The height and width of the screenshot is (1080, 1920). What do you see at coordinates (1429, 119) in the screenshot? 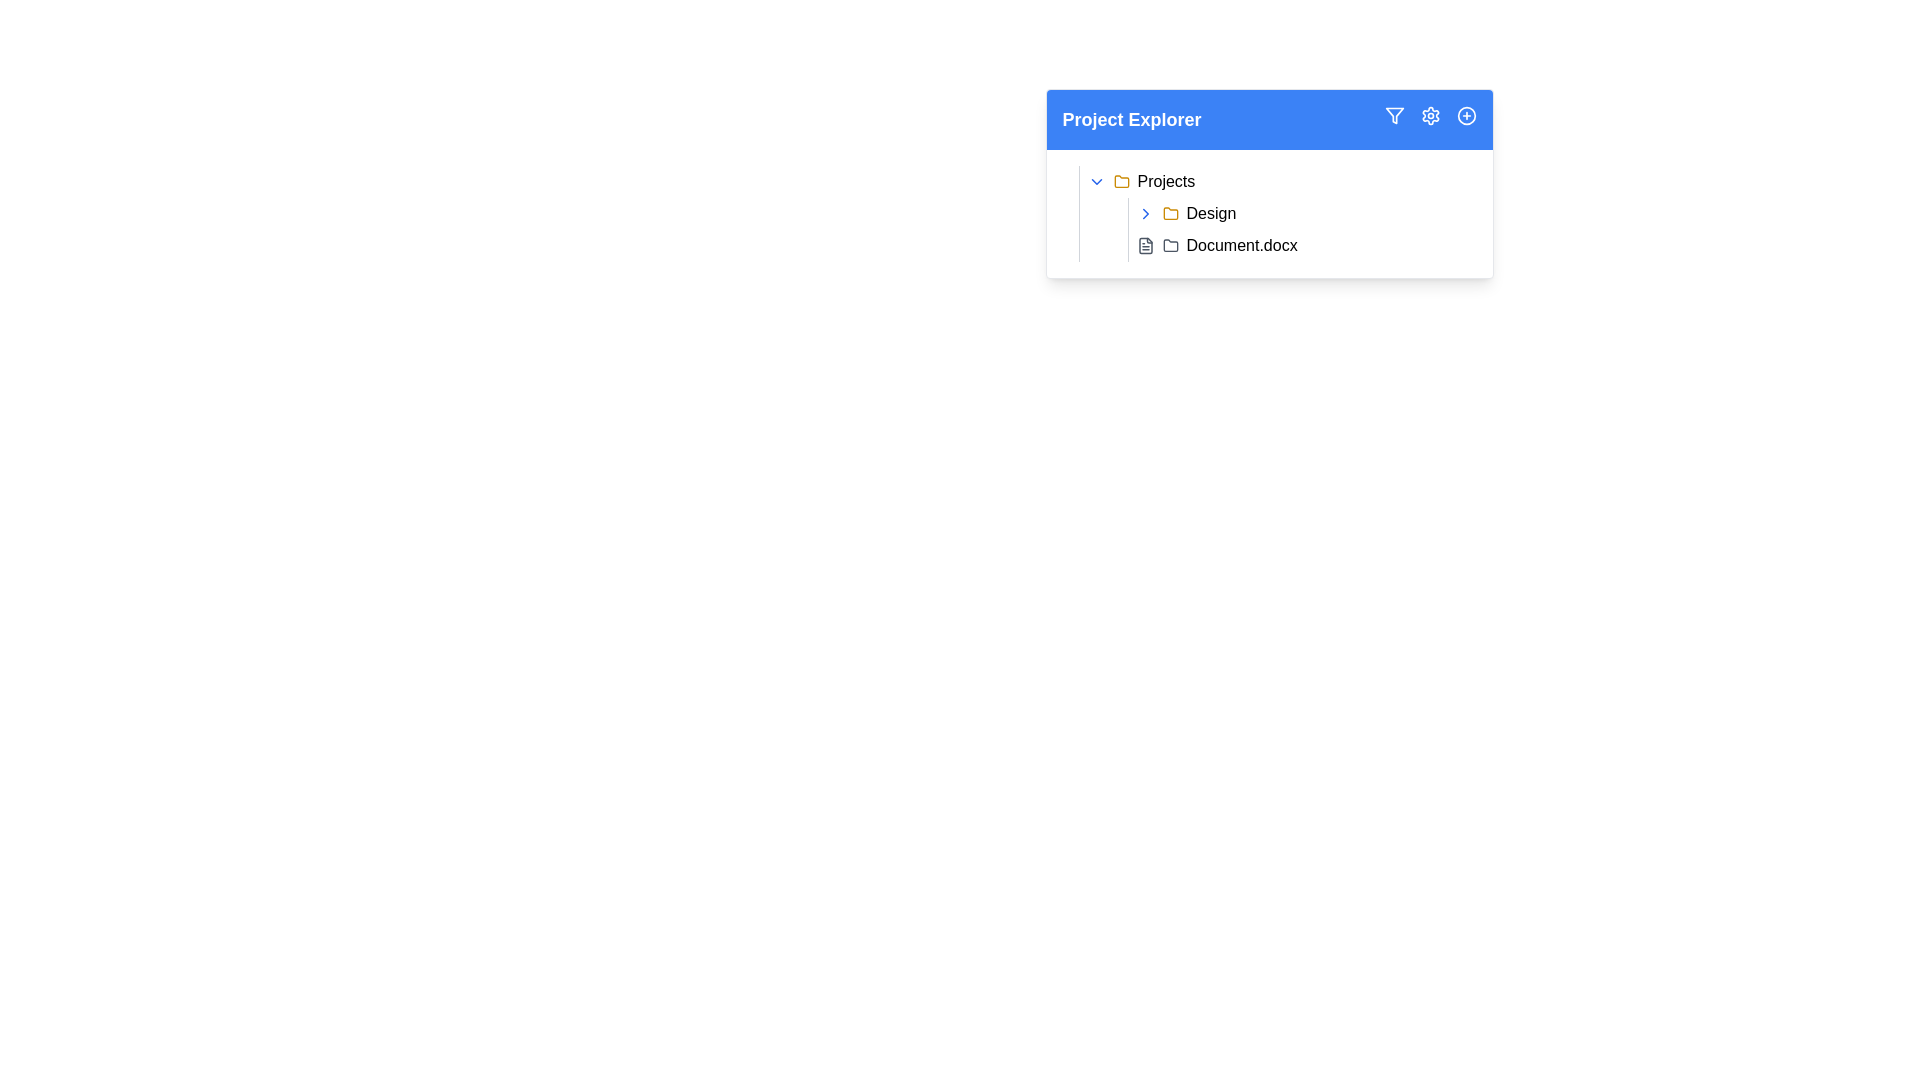
I see `the settings gear icon located in the top-right corner of the 'Project Explorer' header` at bounding box center [1429, 119].